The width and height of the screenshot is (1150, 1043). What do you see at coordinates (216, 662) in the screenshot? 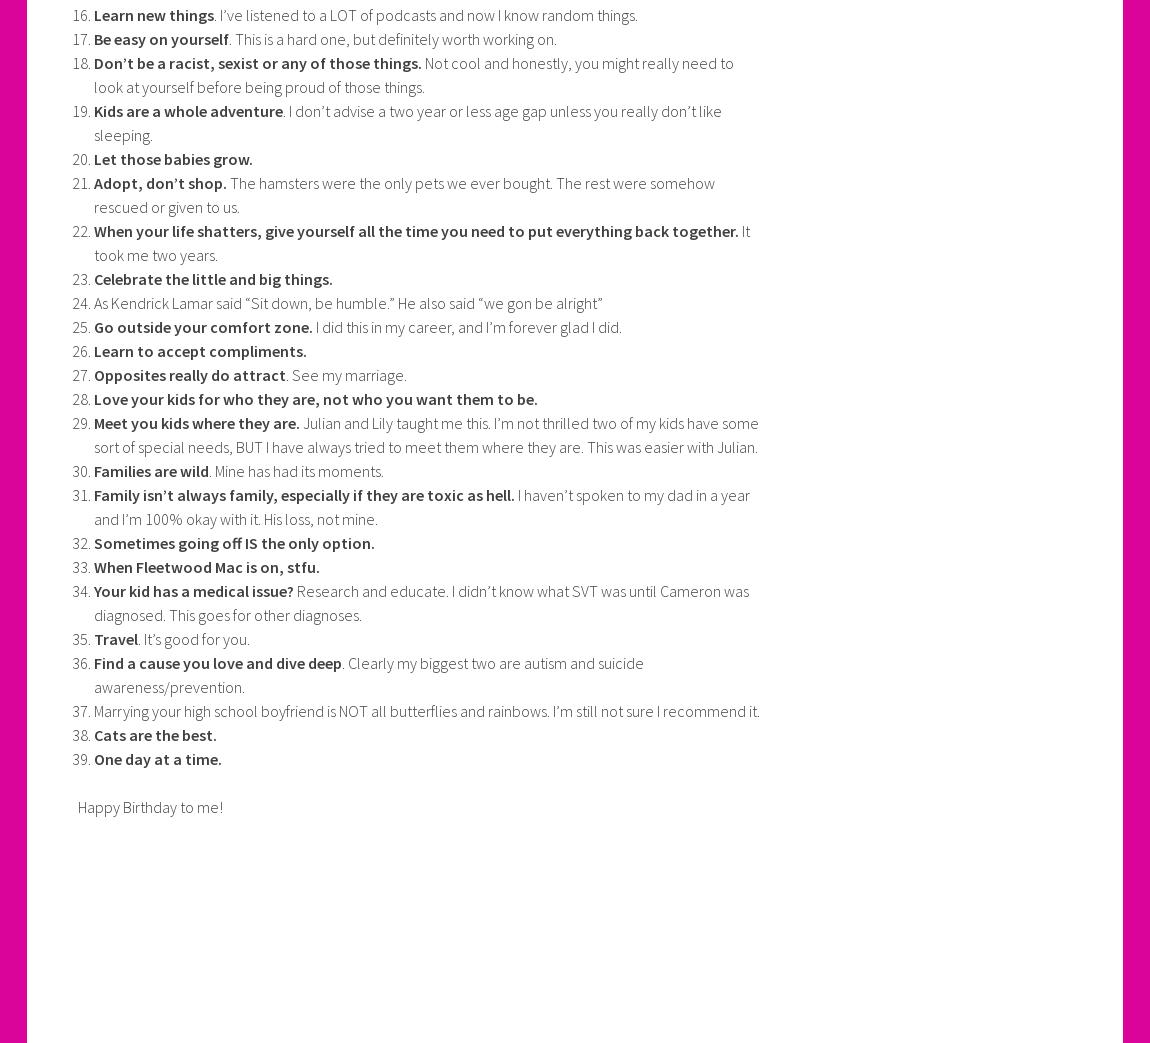
I see `'Find a cause you love and dive deep'` at bounding box center [216, 662].